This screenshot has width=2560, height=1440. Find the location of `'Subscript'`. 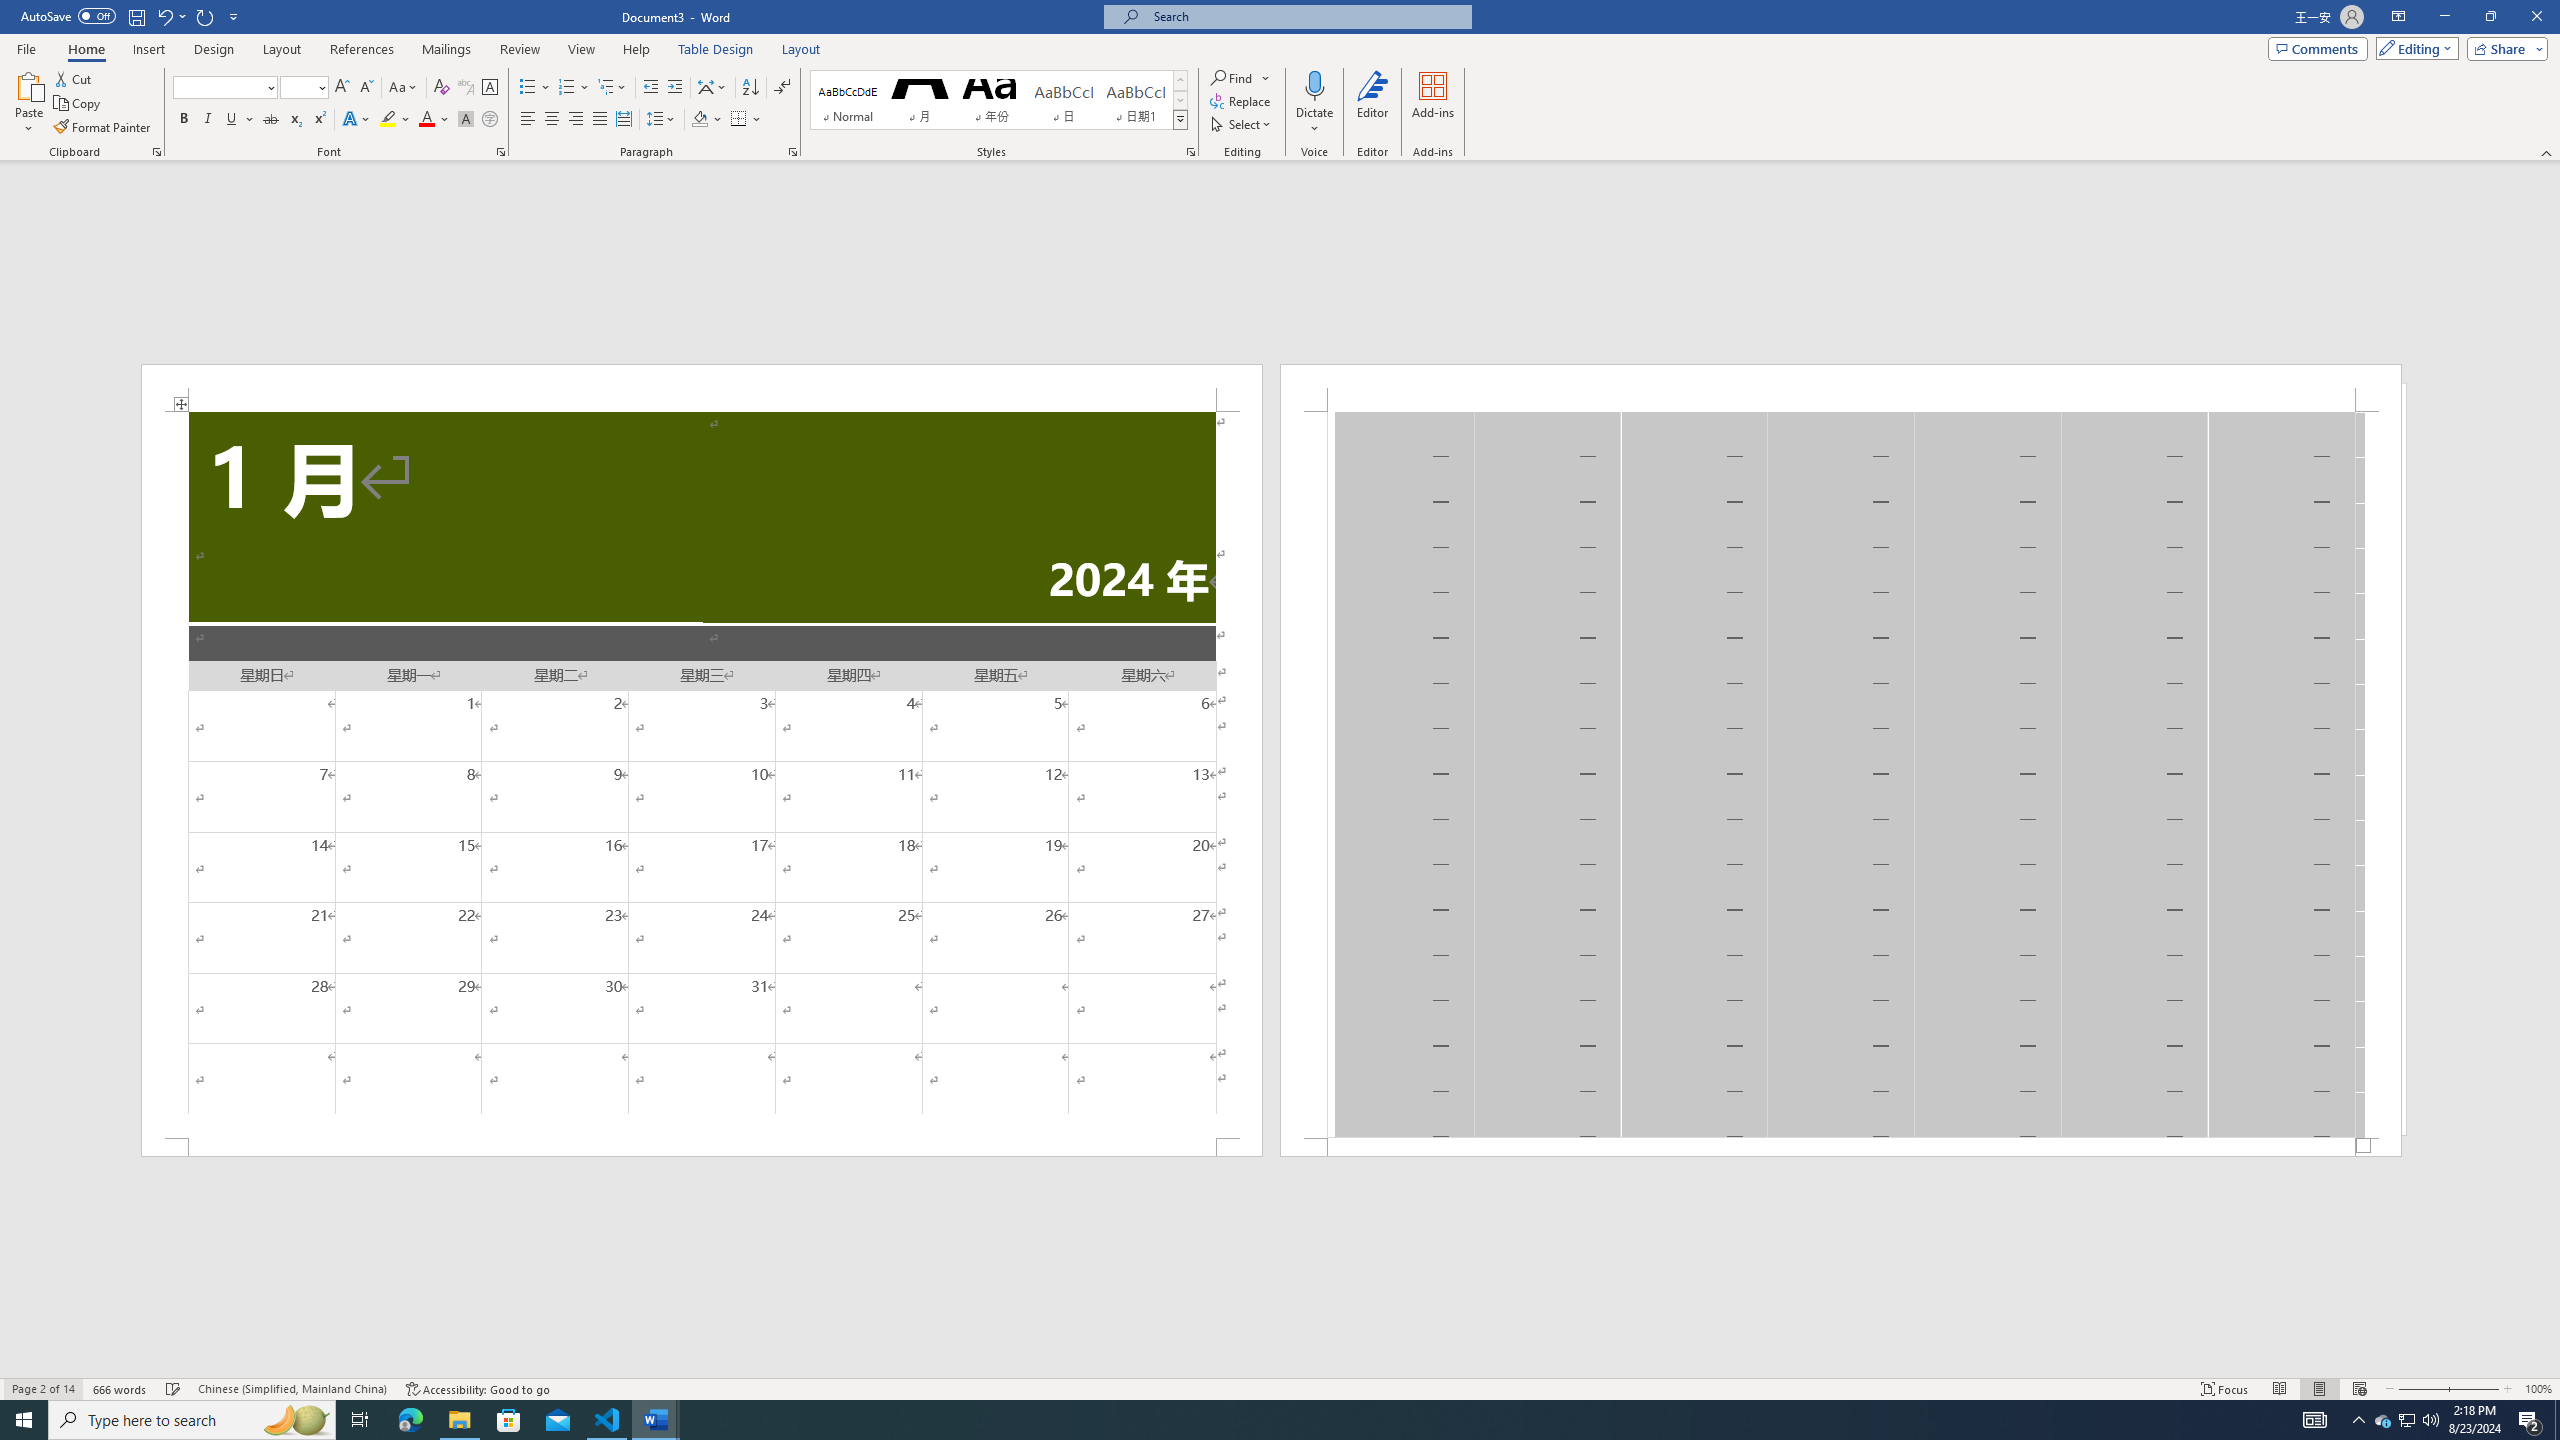

'Subscript' is located at coordinates (294, 118).